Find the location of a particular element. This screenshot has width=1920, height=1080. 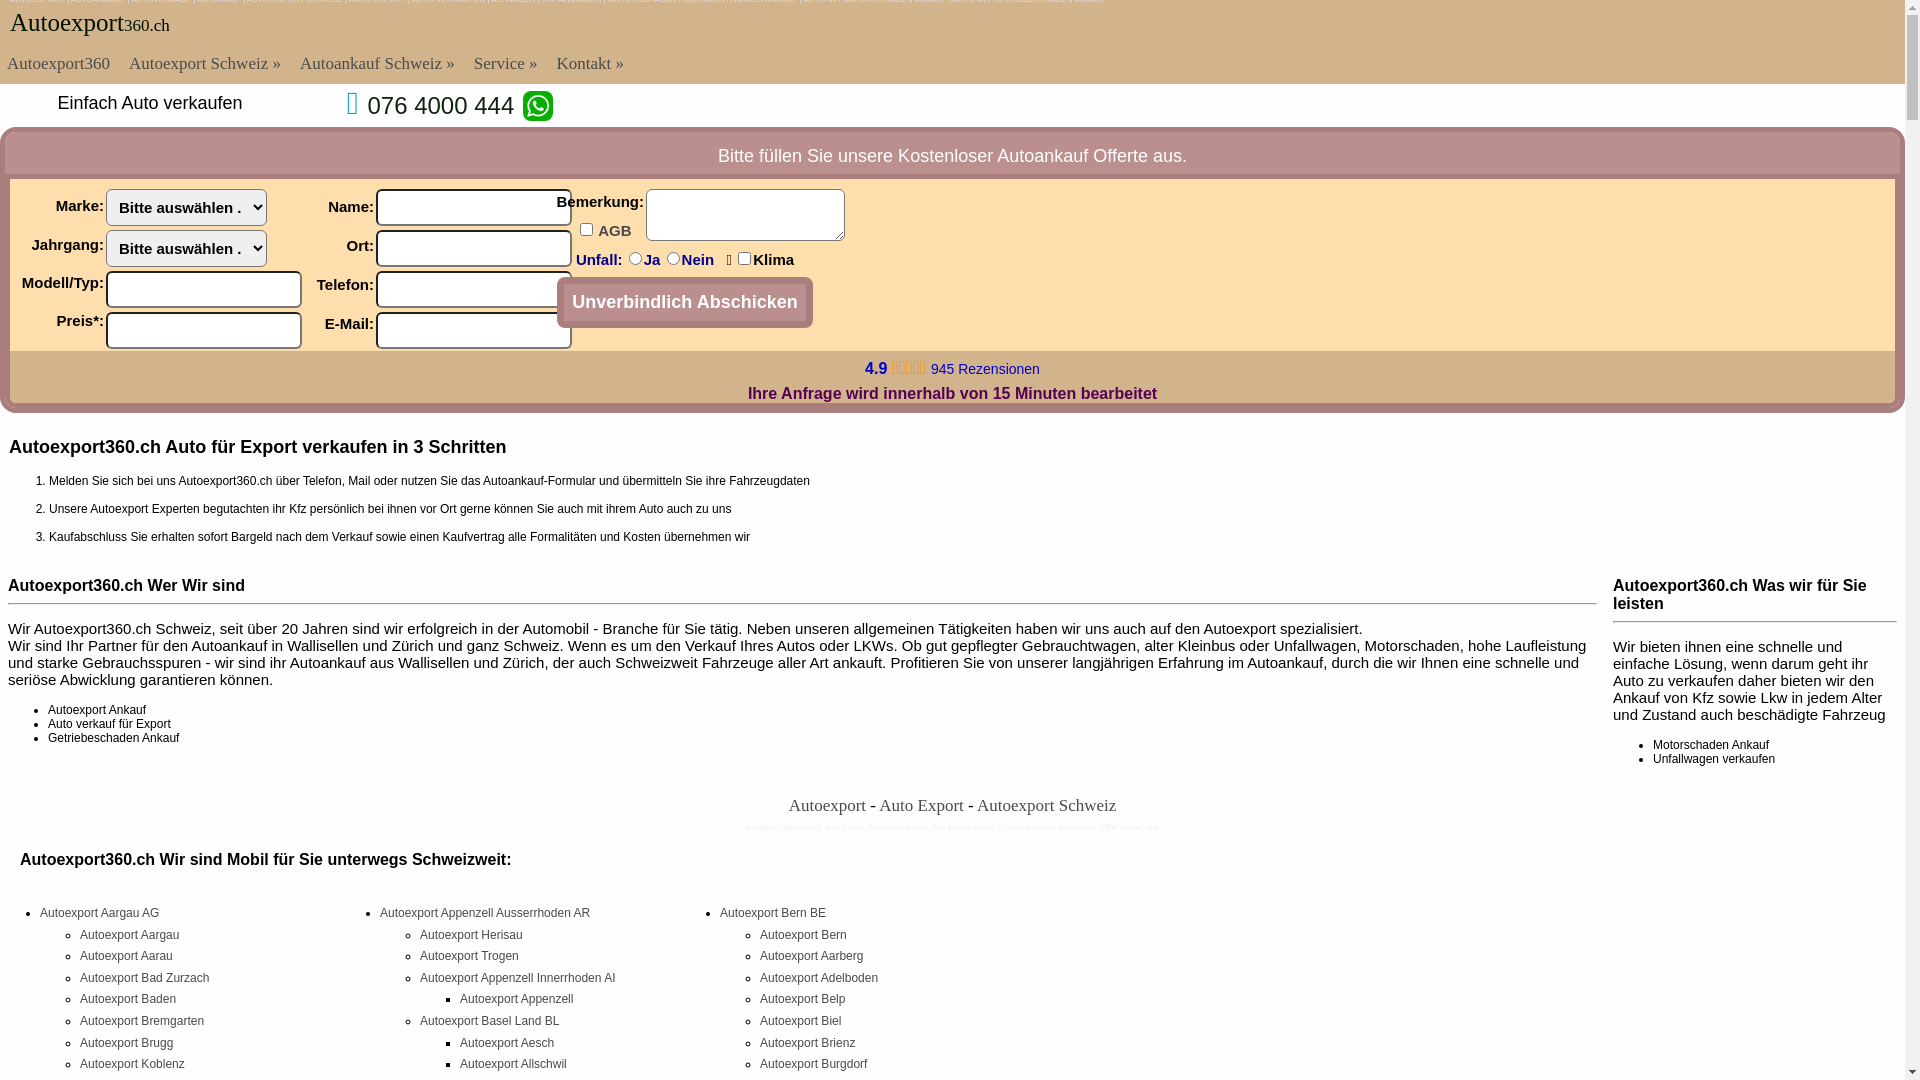

'Autoexport Baden' is located at coordinates (127, 999).